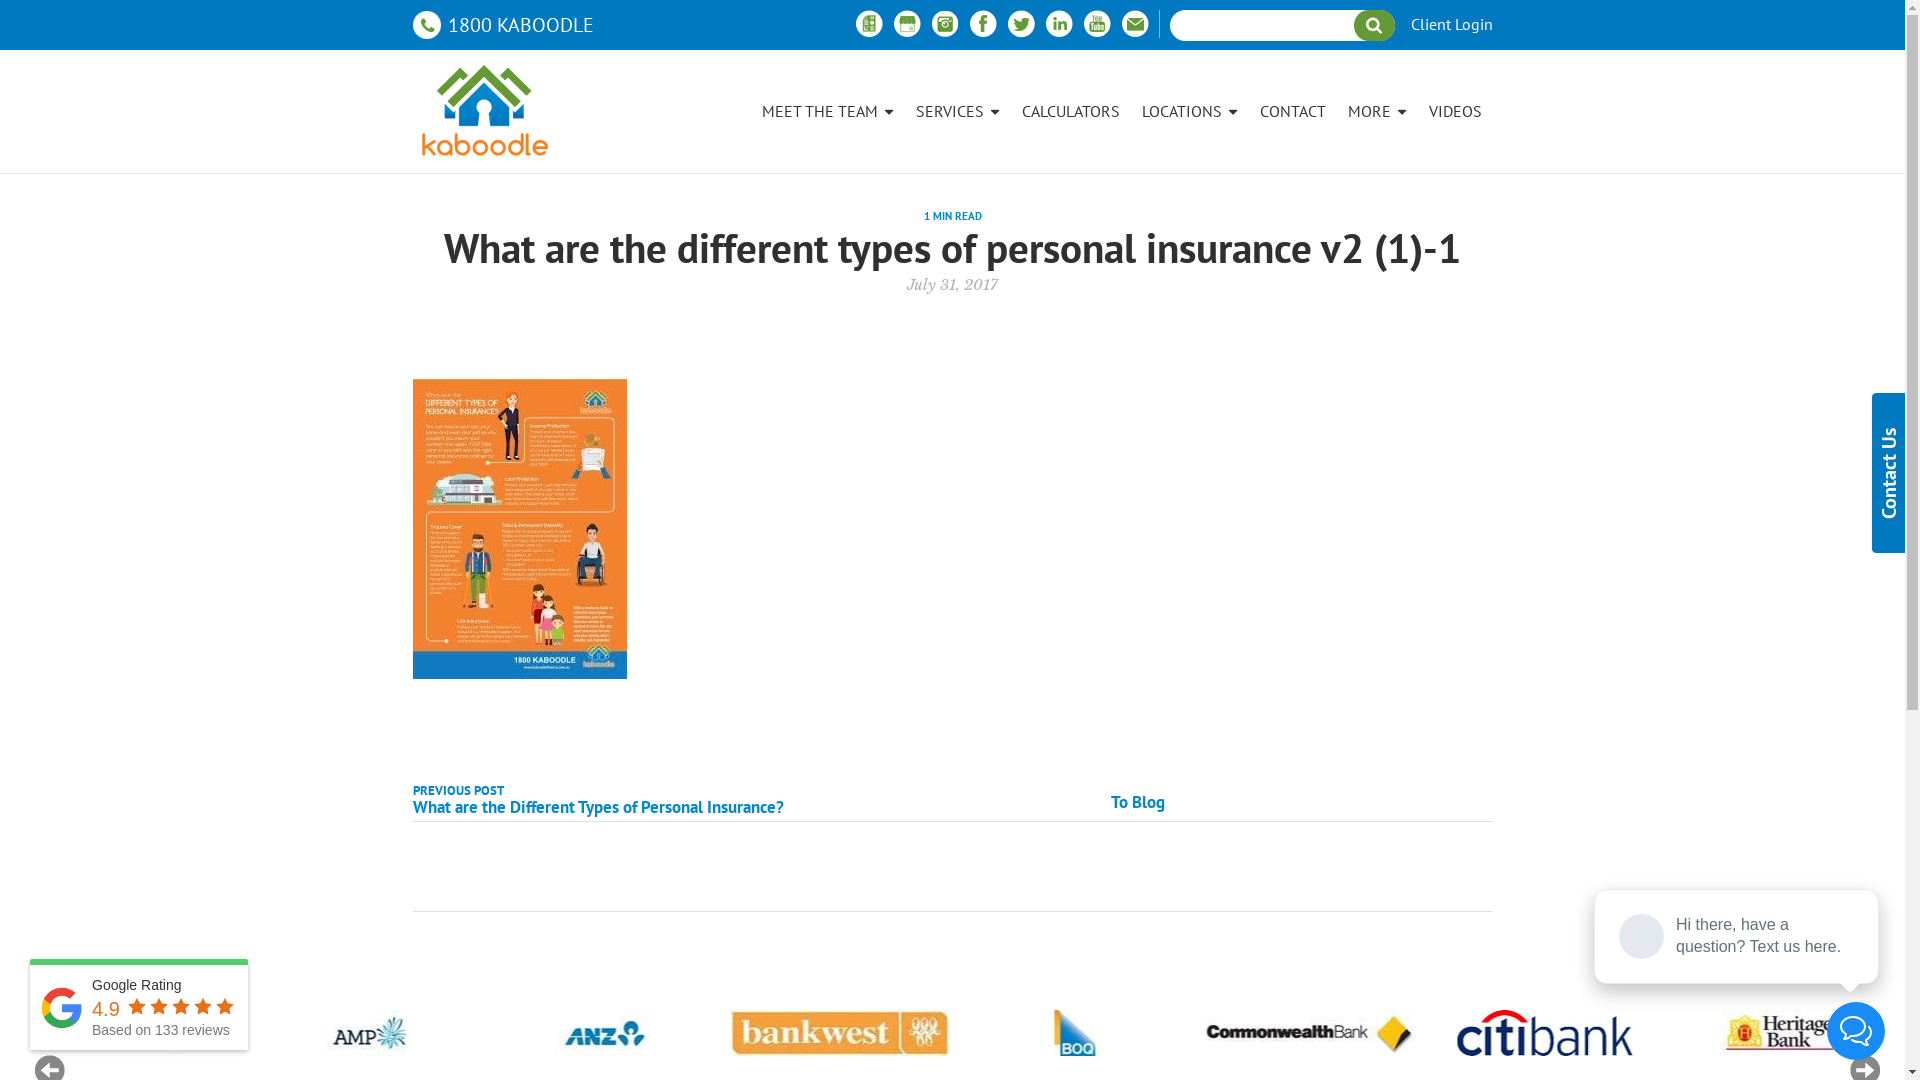  Describe the element at coordinates (837, 1033) in the screenshot. I see `'Logo 05'` at that location.